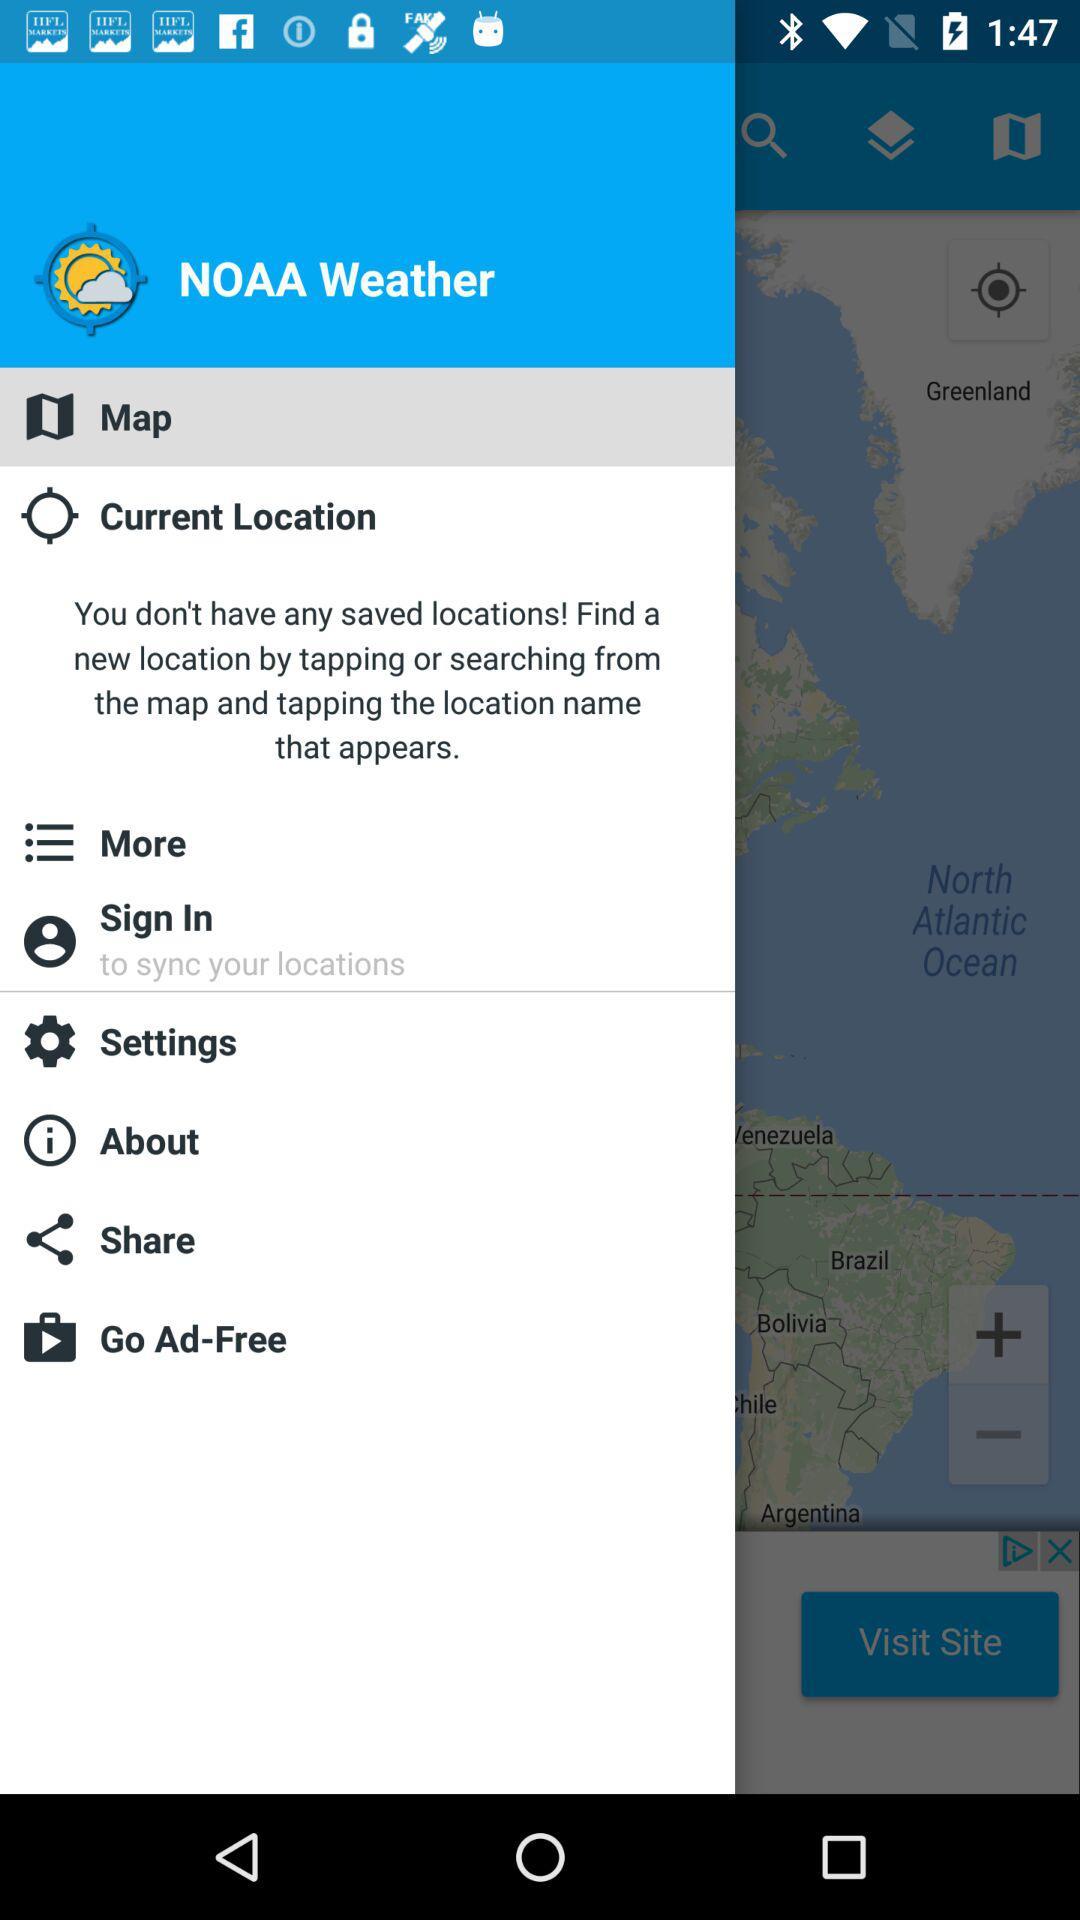 Image resolution: width=1080 pixels, height=1920 pixels. I want to click on the location_crosshair icon, so click(998, 290).